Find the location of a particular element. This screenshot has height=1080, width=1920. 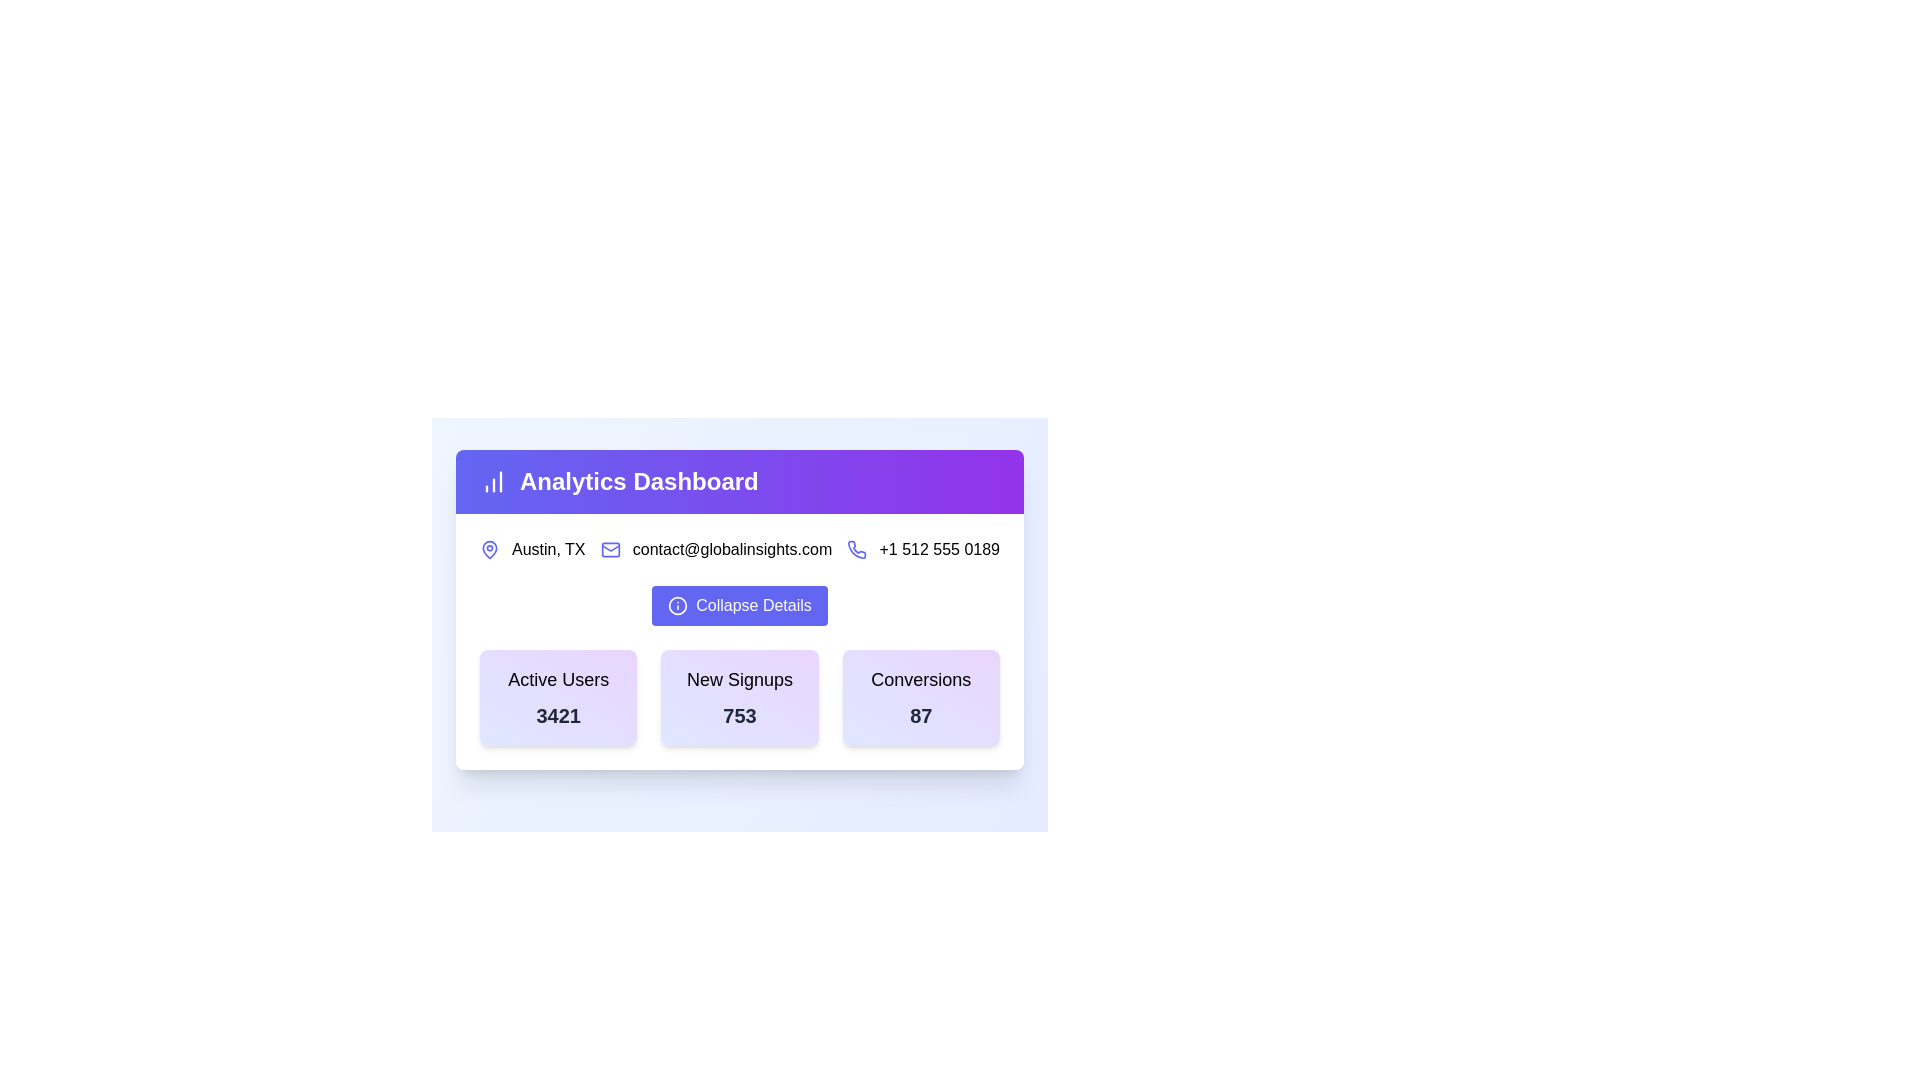

the Text with icon component that features a purple mail icon and an email address, positioned between the 'Austin, TX' label and a phone number is located at coordinates (716, 550).